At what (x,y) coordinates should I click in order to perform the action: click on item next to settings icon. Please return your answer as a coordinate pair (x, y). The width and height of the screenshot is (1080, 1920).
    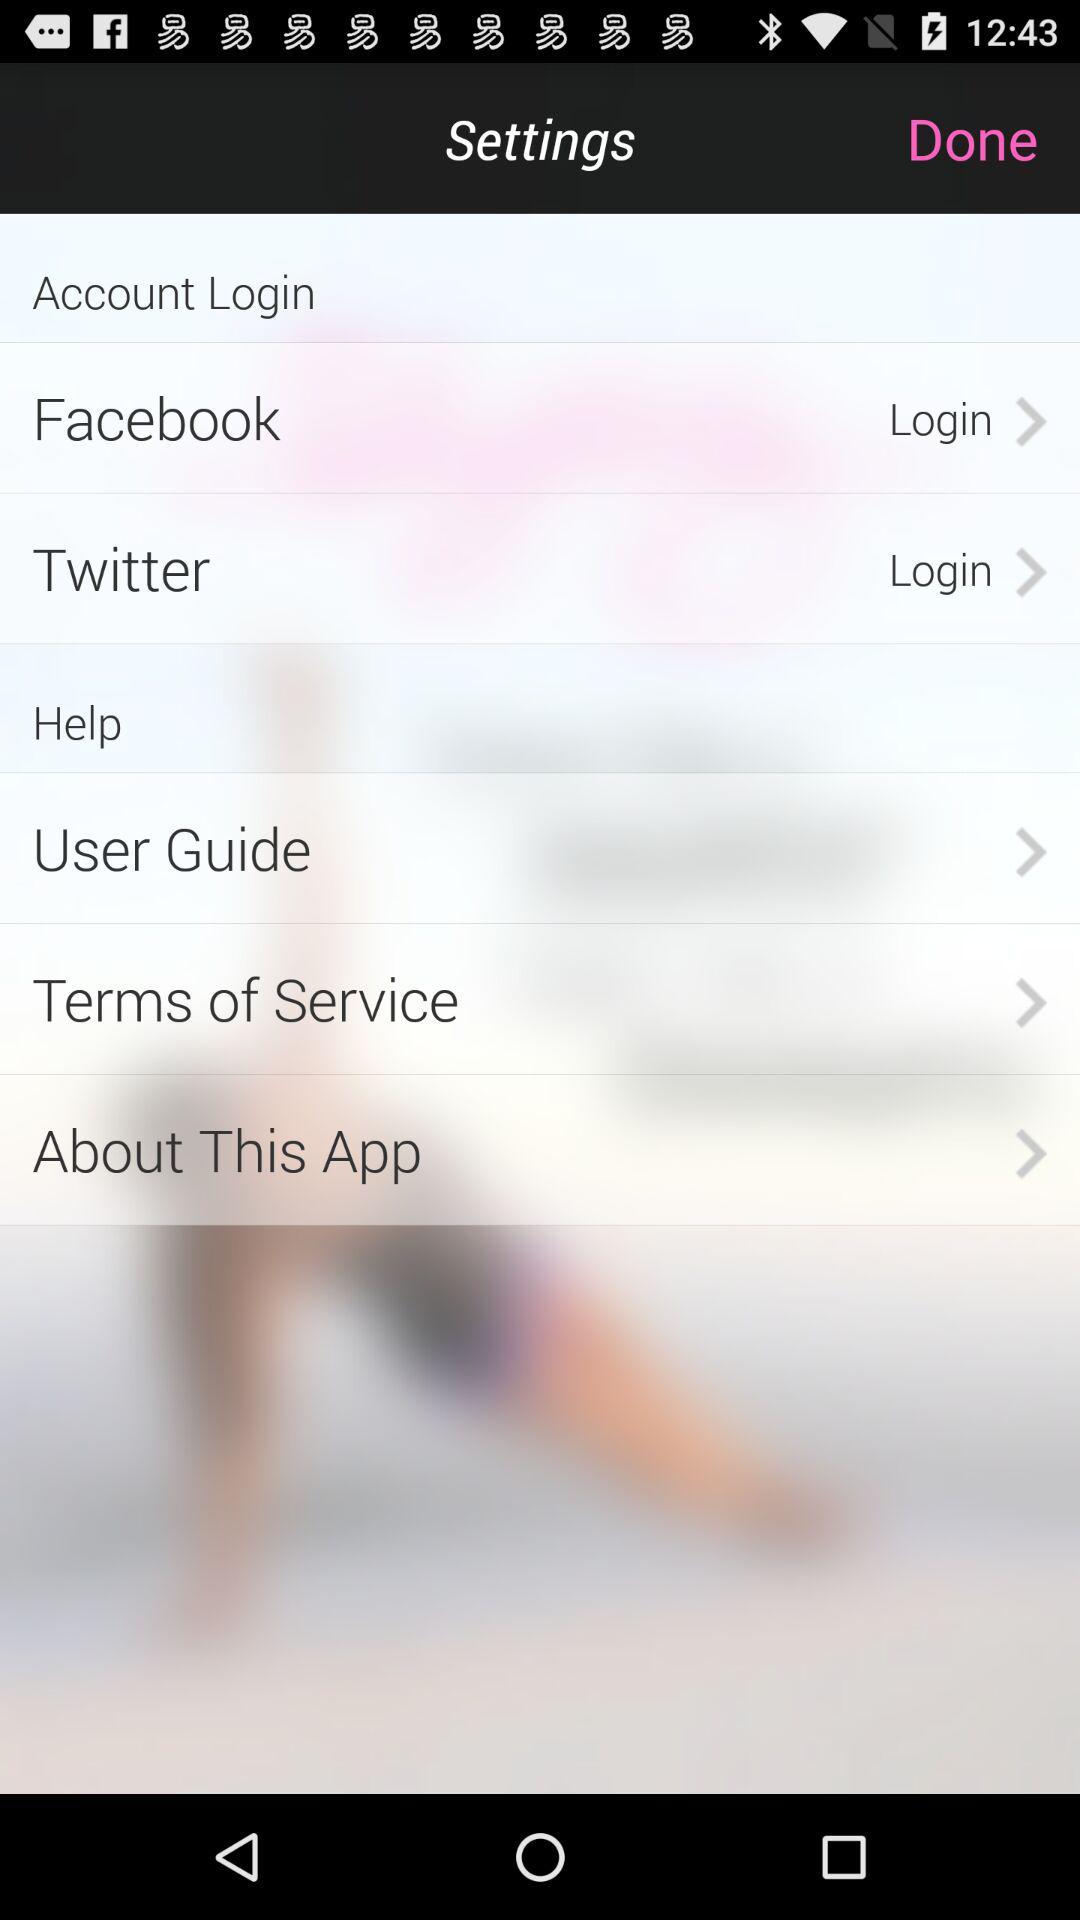
    Looking at the image, I should click on (992, 137).